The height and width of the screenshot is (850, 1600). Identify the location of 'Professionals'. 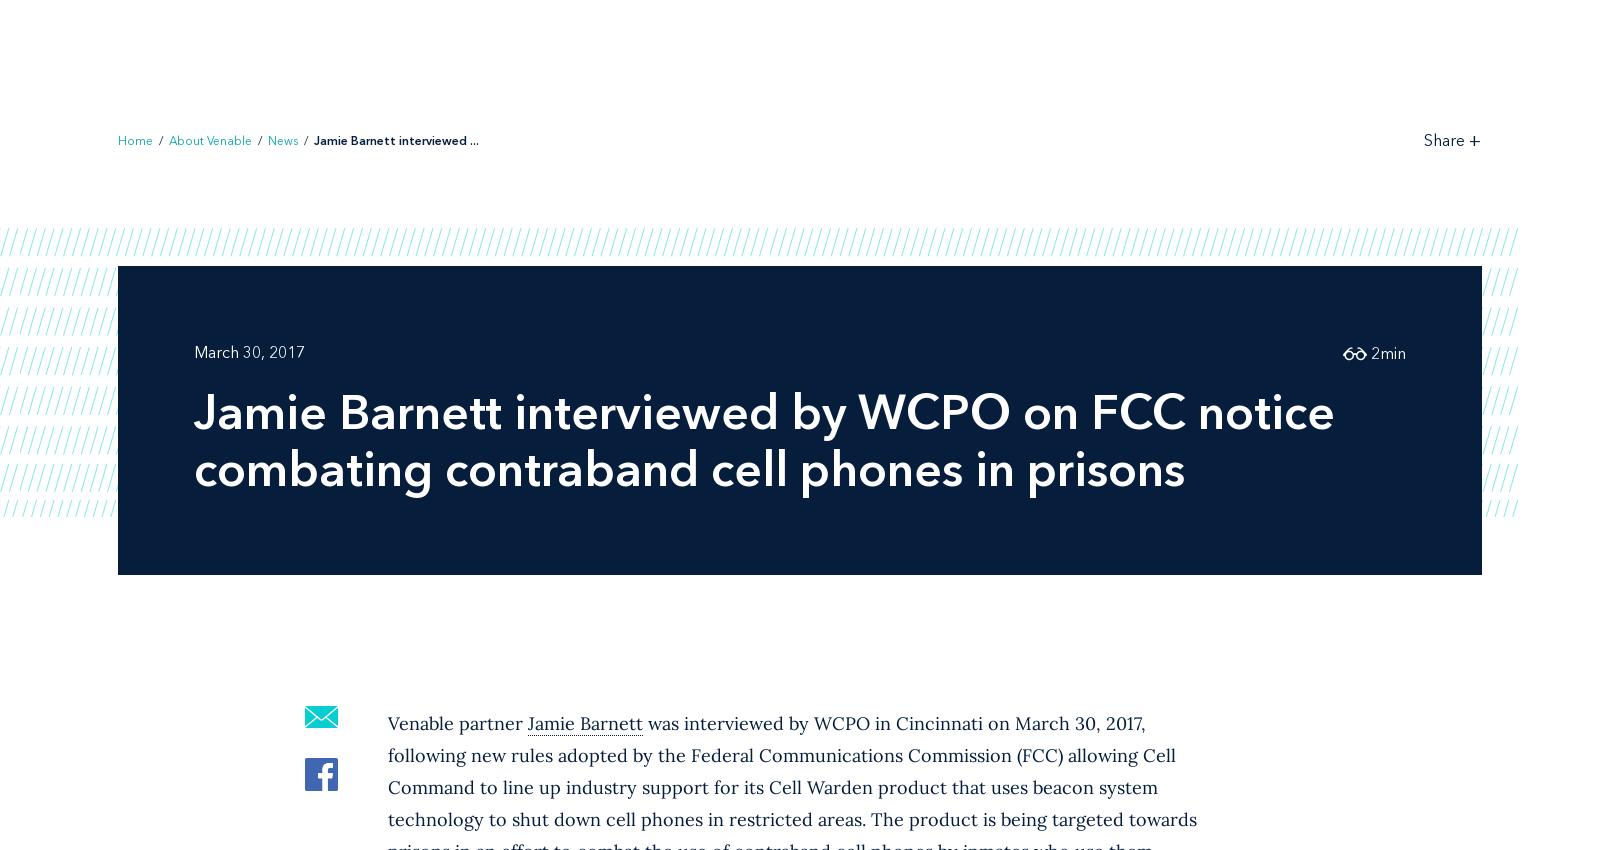
(684, 44).